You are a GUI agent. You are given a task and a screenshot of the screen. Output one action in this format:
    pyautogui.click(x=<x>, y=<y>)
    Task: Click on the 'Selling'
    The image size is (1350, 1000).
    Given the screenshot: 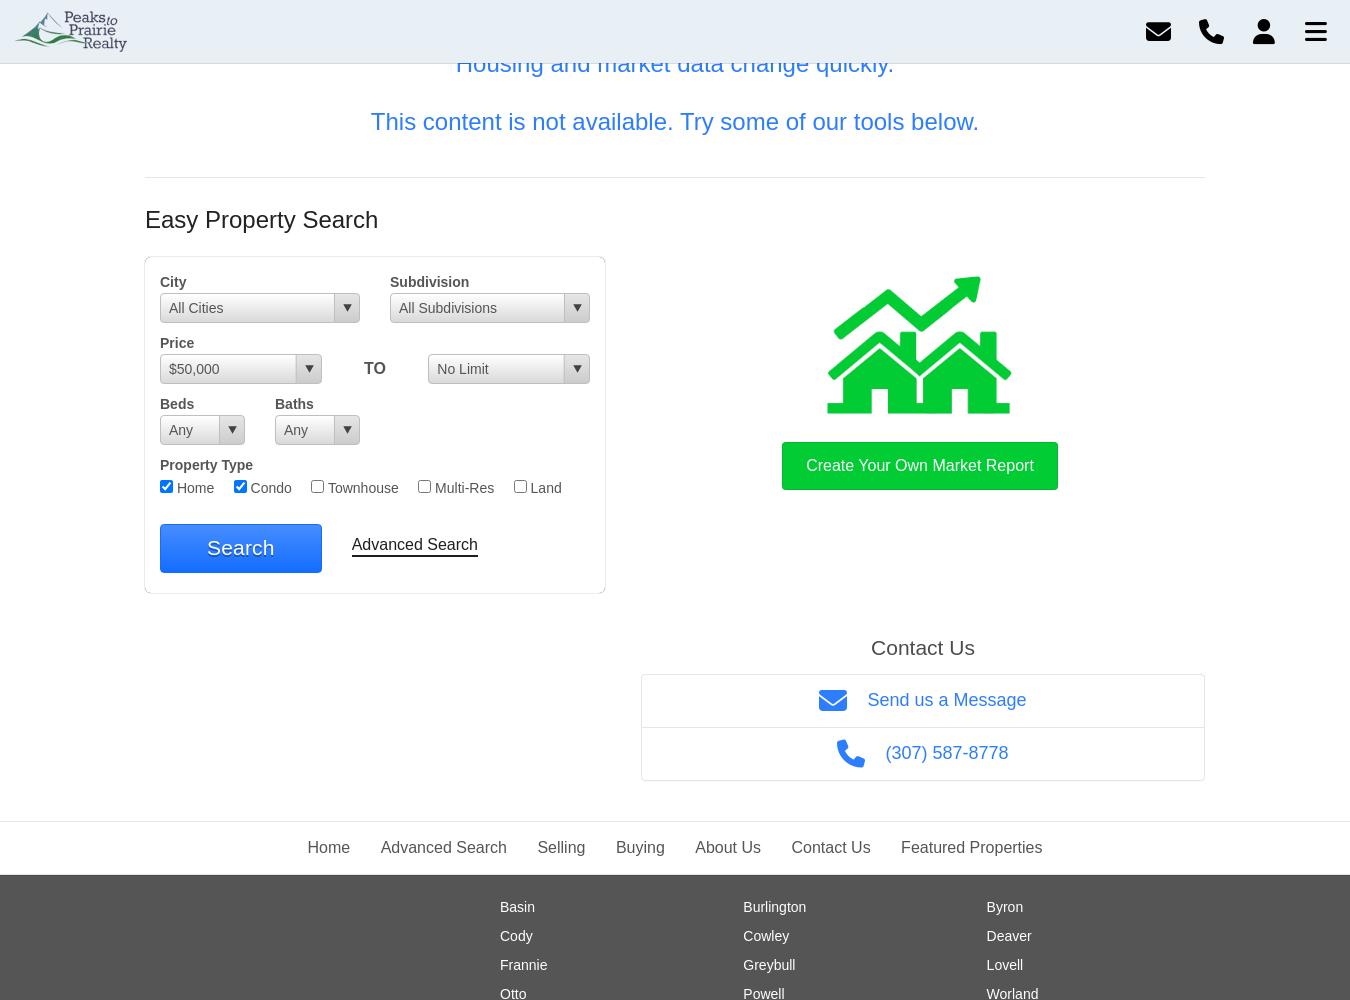 What is the action you would take?
    pyautogui.click(x=560, y=845)
    